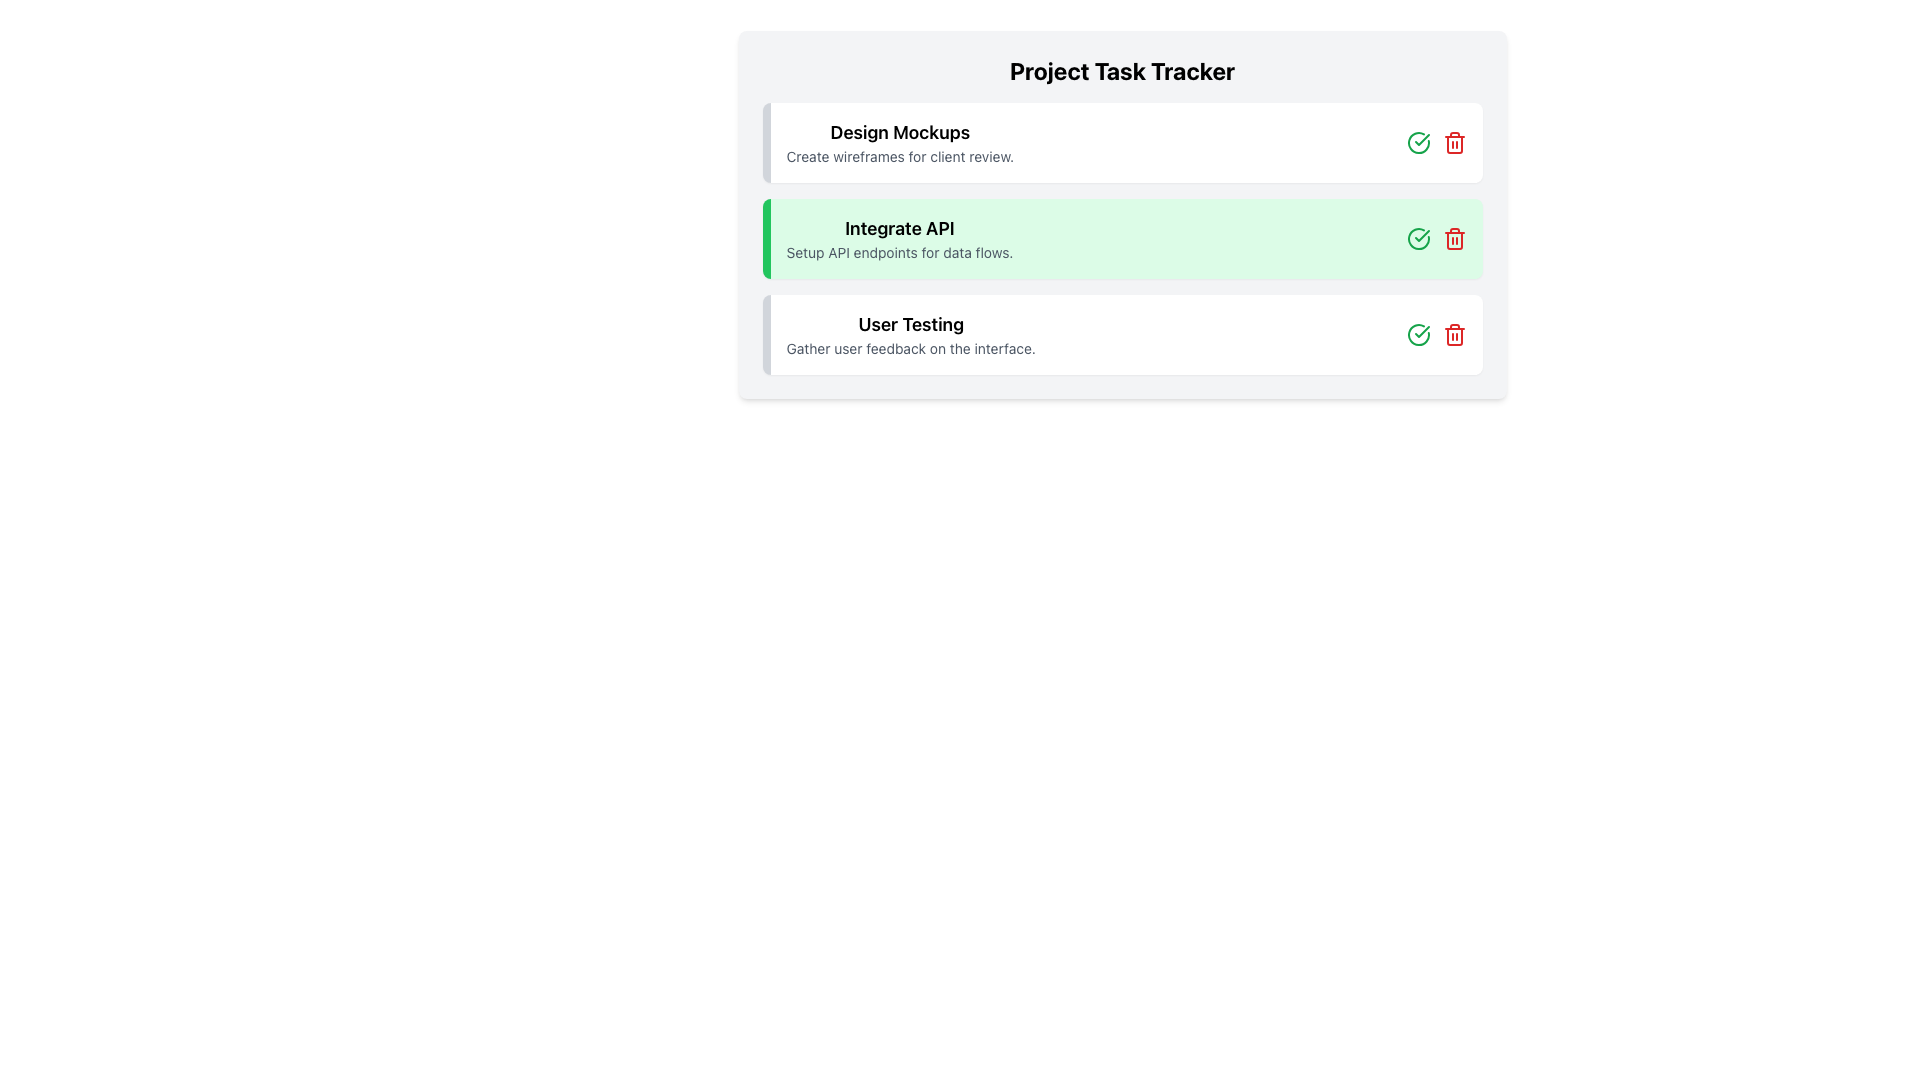  I want to click on the 'Design Mockups' text label, so click(899, 132).